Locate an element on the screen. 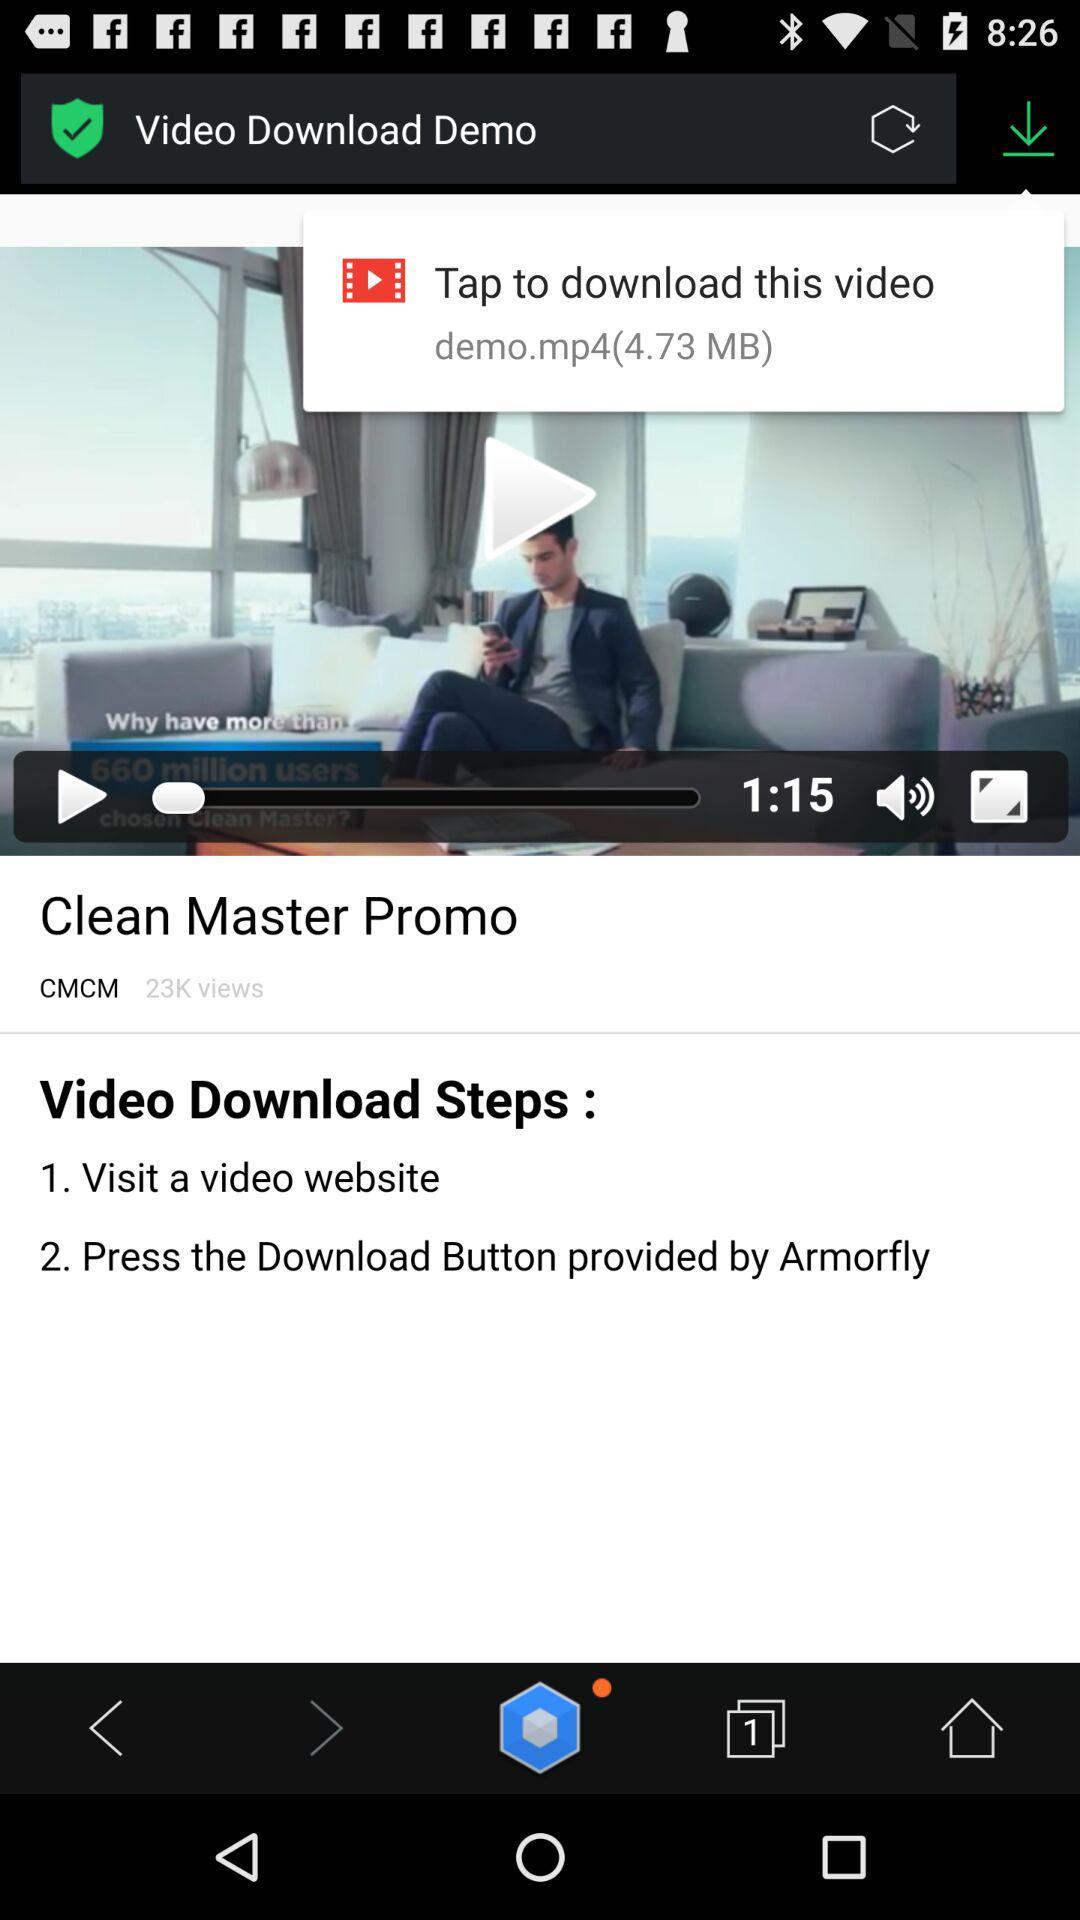  button is located at coordinates (540, 1727).